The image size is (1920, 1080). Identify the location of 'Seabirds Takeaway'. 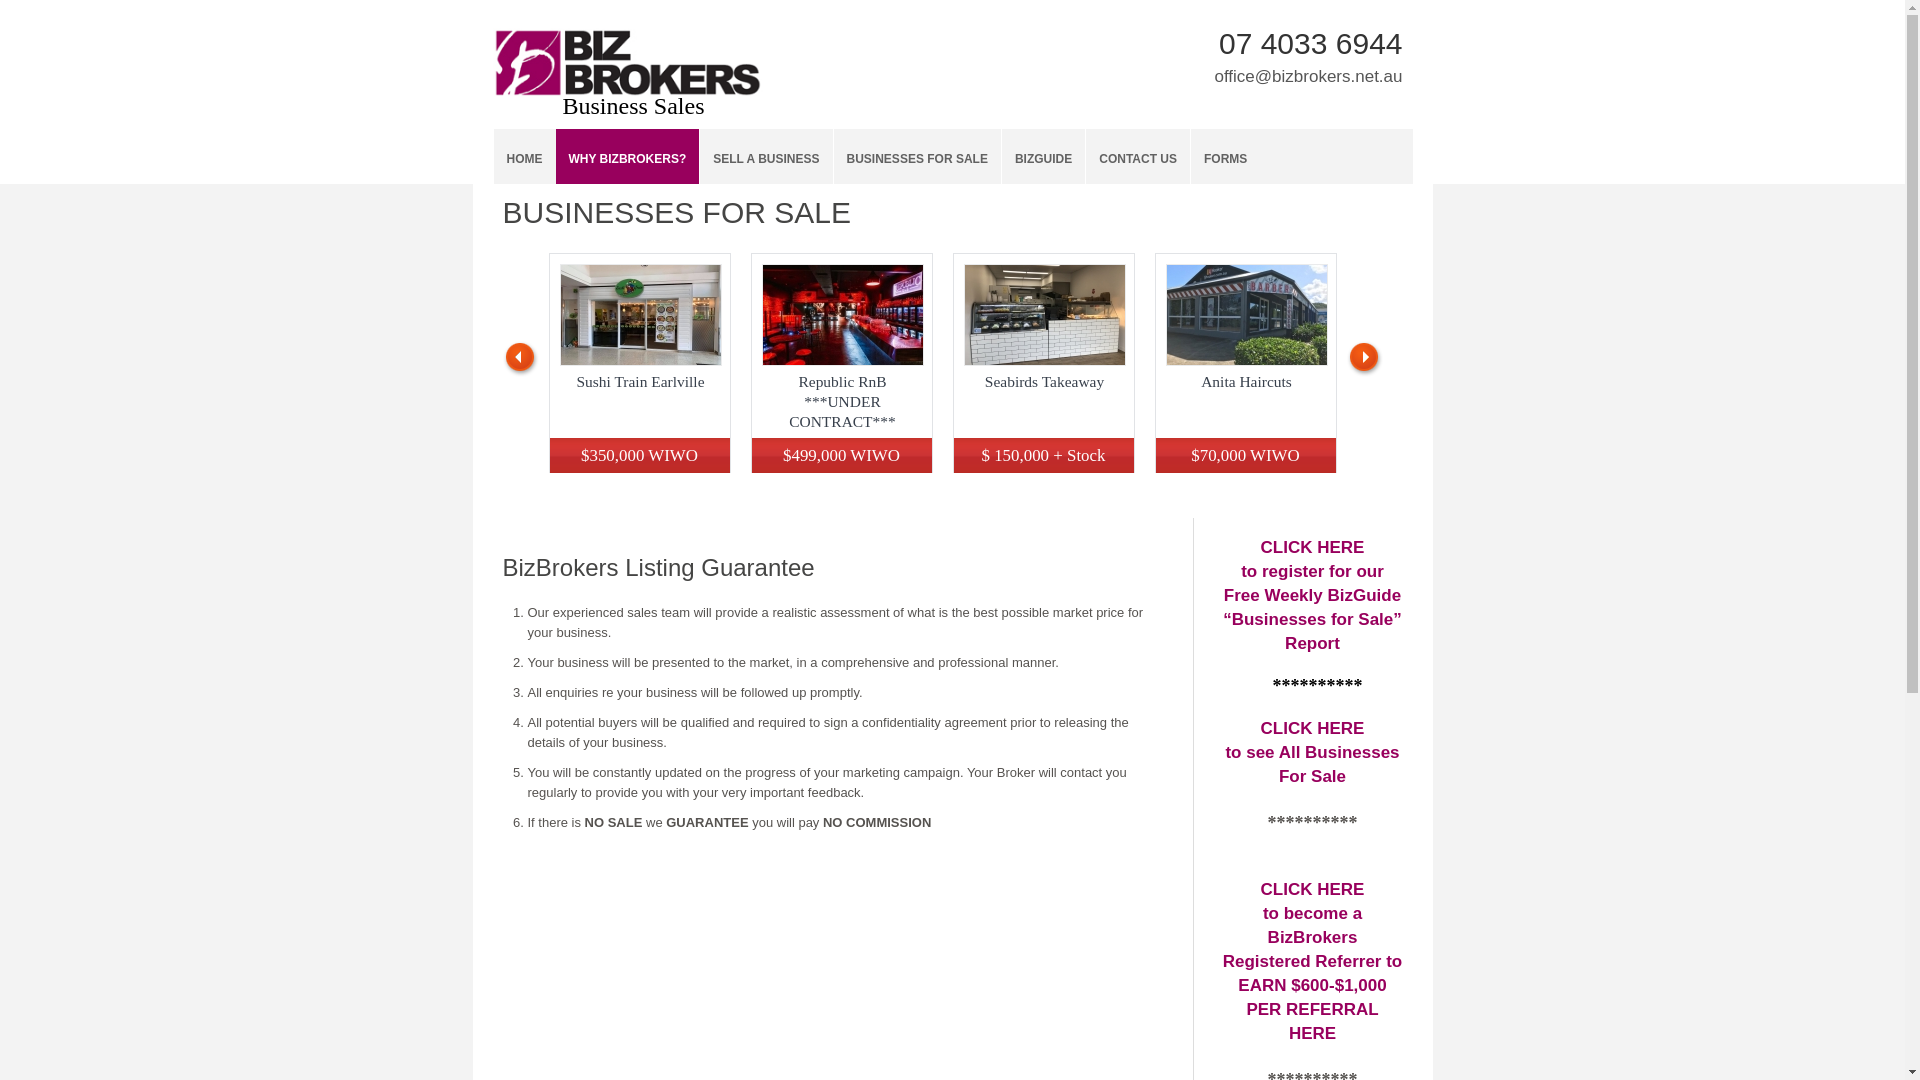
(1044, 315).